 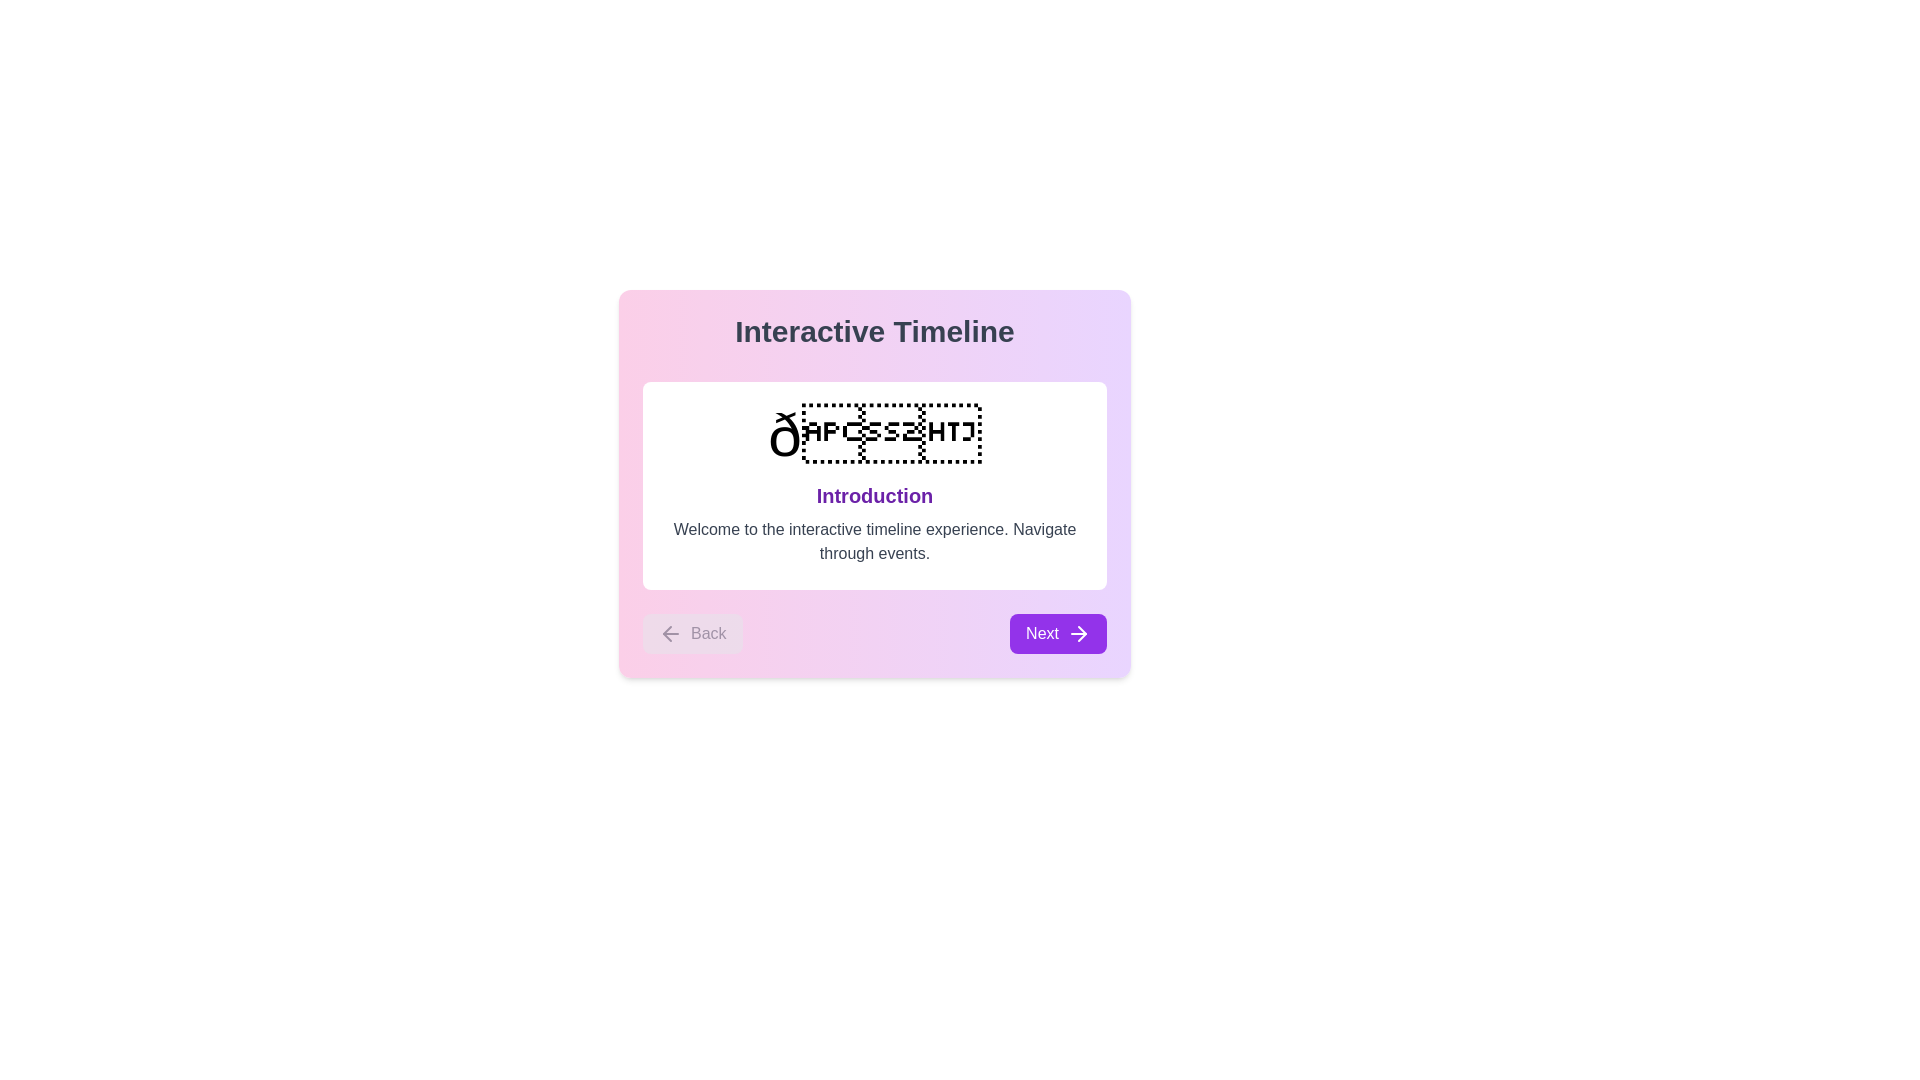 I want to click on the navigation button located, so click(x=1057, y=633).